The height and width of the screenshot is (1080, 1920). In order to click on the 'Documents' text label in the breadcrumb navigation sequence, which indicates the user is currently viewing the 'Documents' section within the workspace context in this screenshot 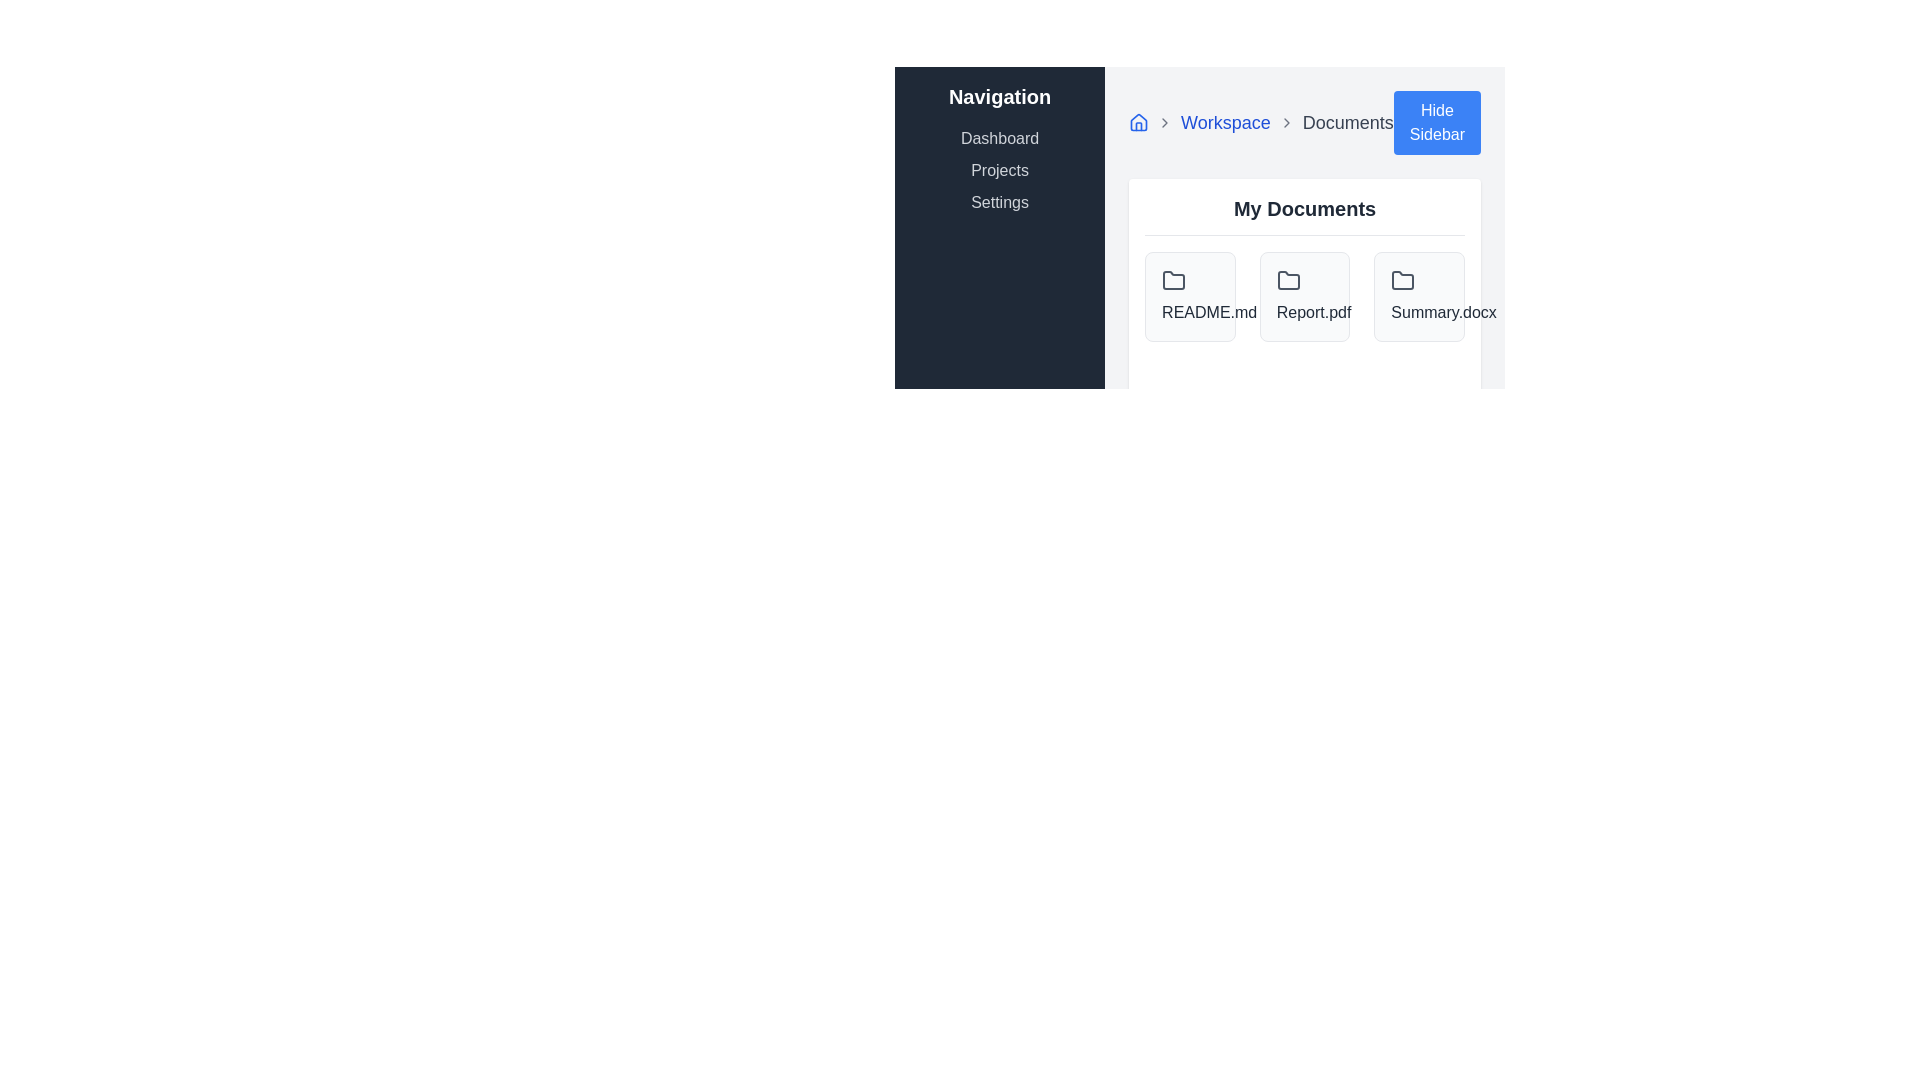, I will do `click(1348, 123)`.